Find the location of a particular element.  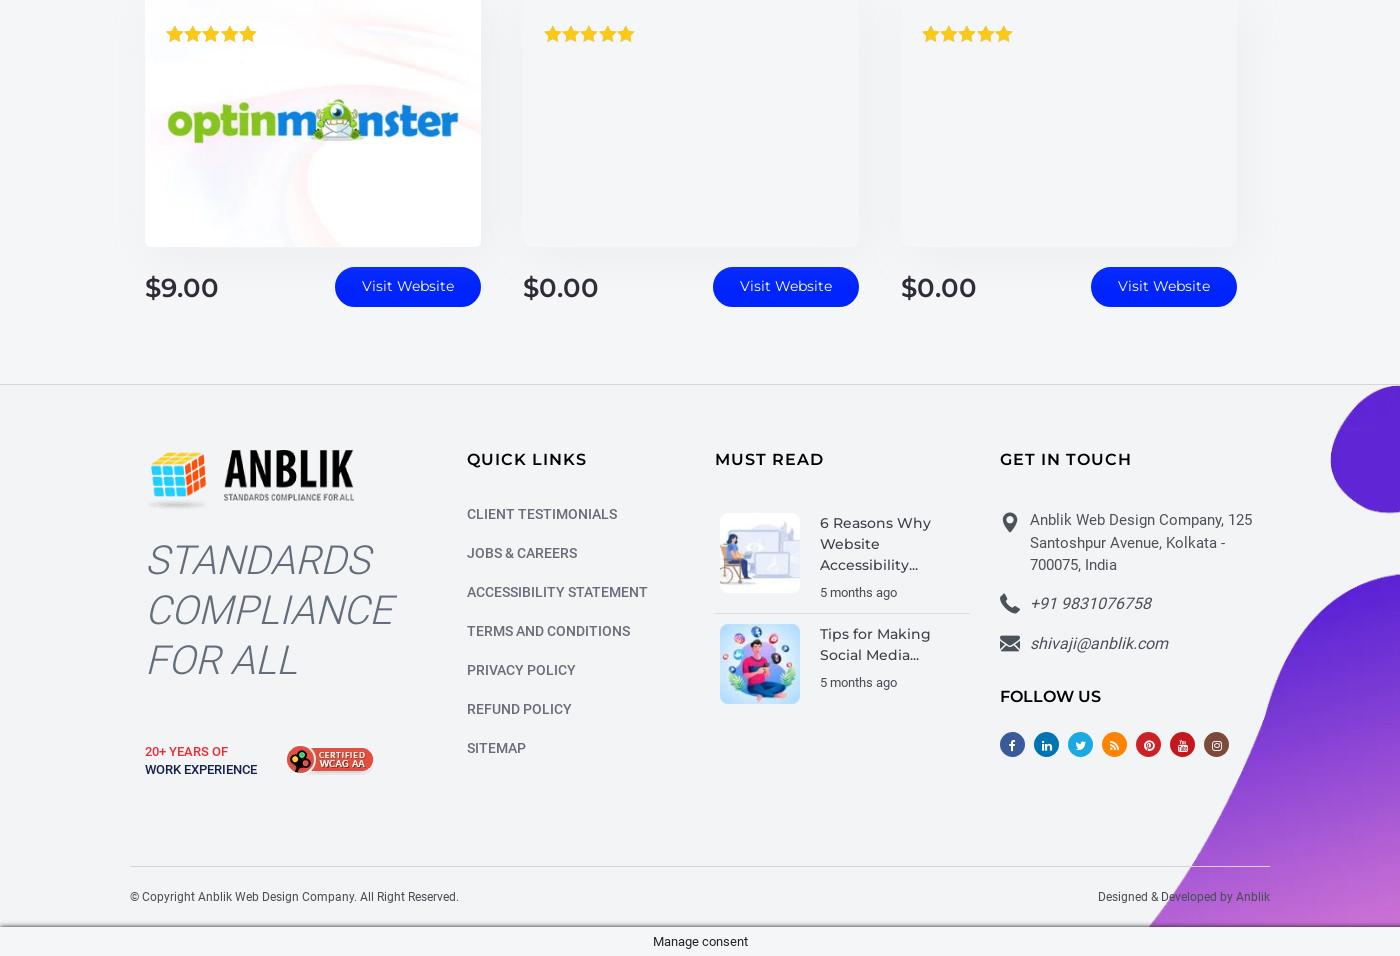

'Must Read' is located at coordinates (769, 462).